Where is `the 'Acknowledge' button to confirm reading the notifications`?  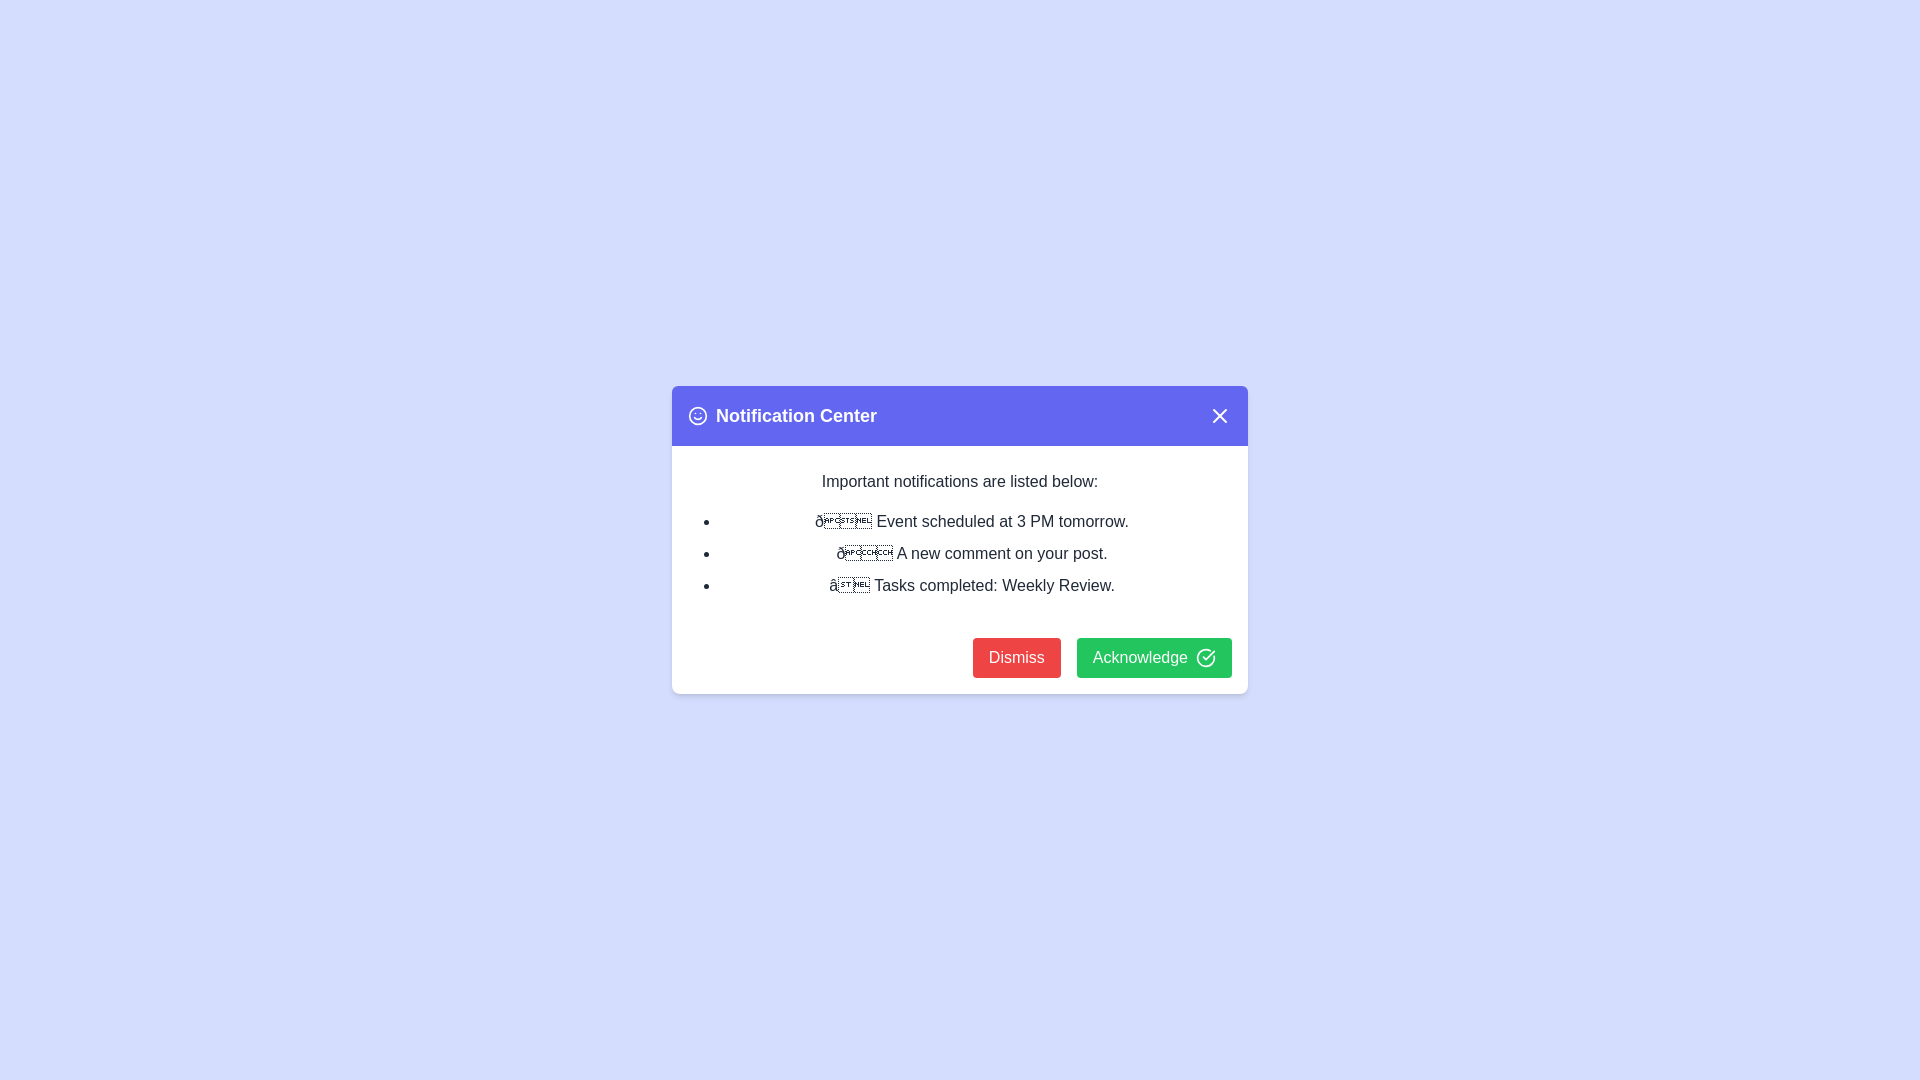
the 'Acknowledge' button to confirm reading the notifications is located at coordinates (1153, 658).